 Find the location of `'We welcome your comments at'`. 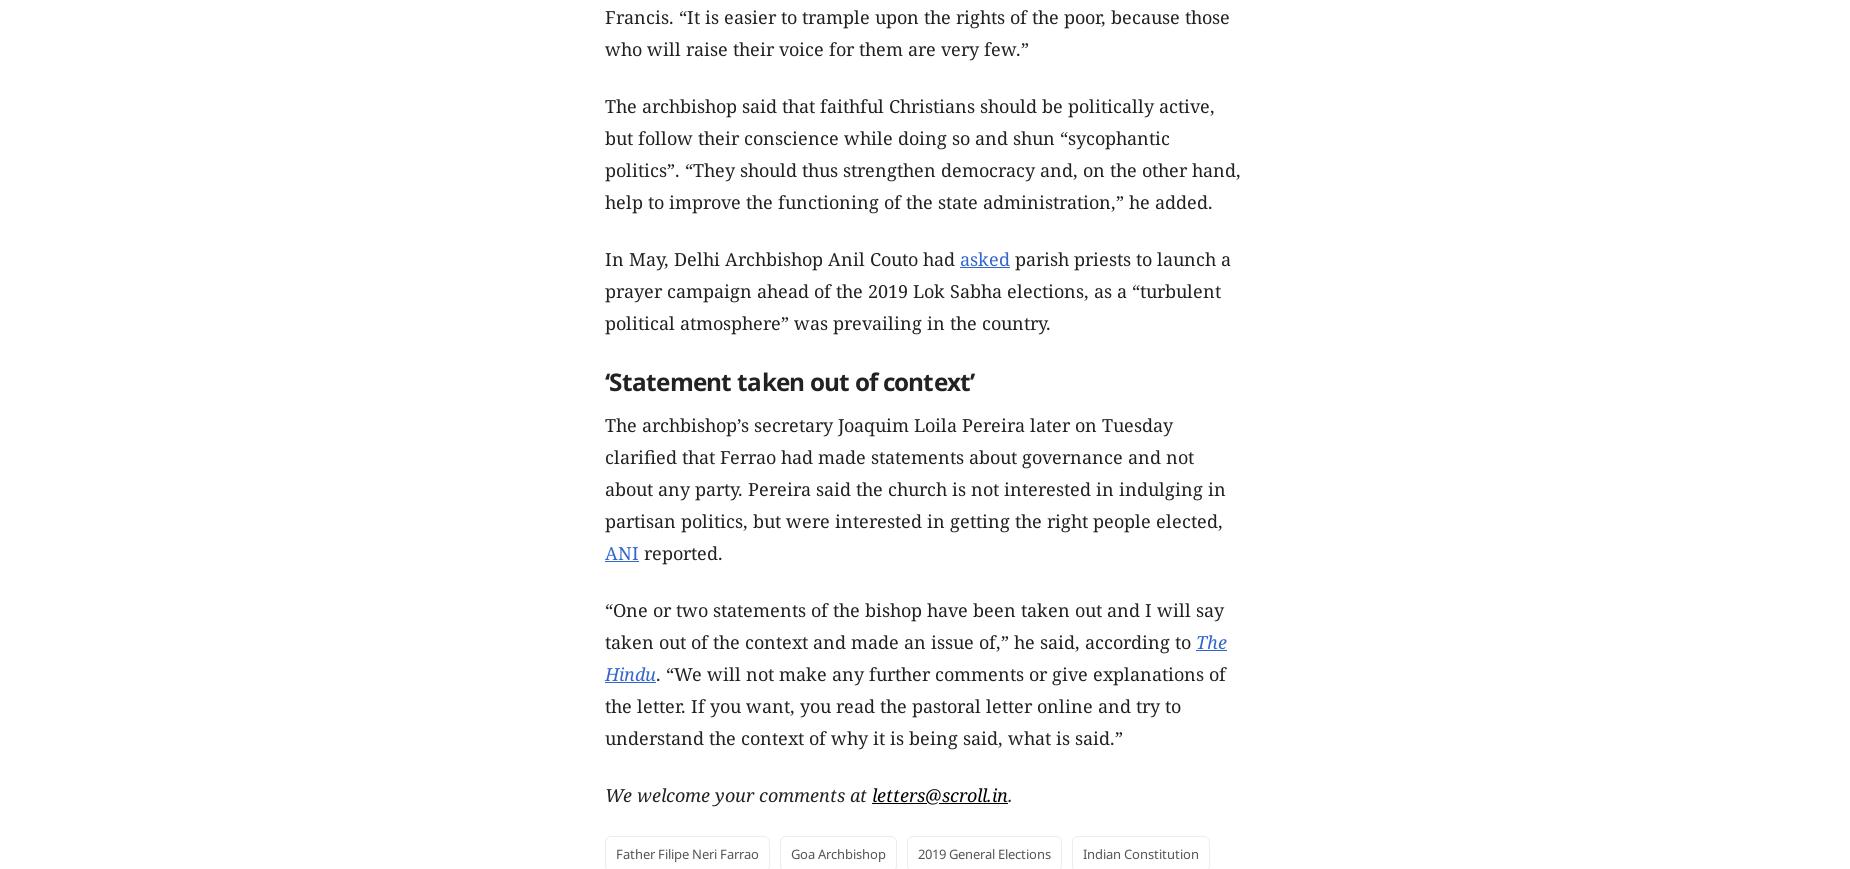

'We welcome your comments at' is located at coordinates (738, 794).